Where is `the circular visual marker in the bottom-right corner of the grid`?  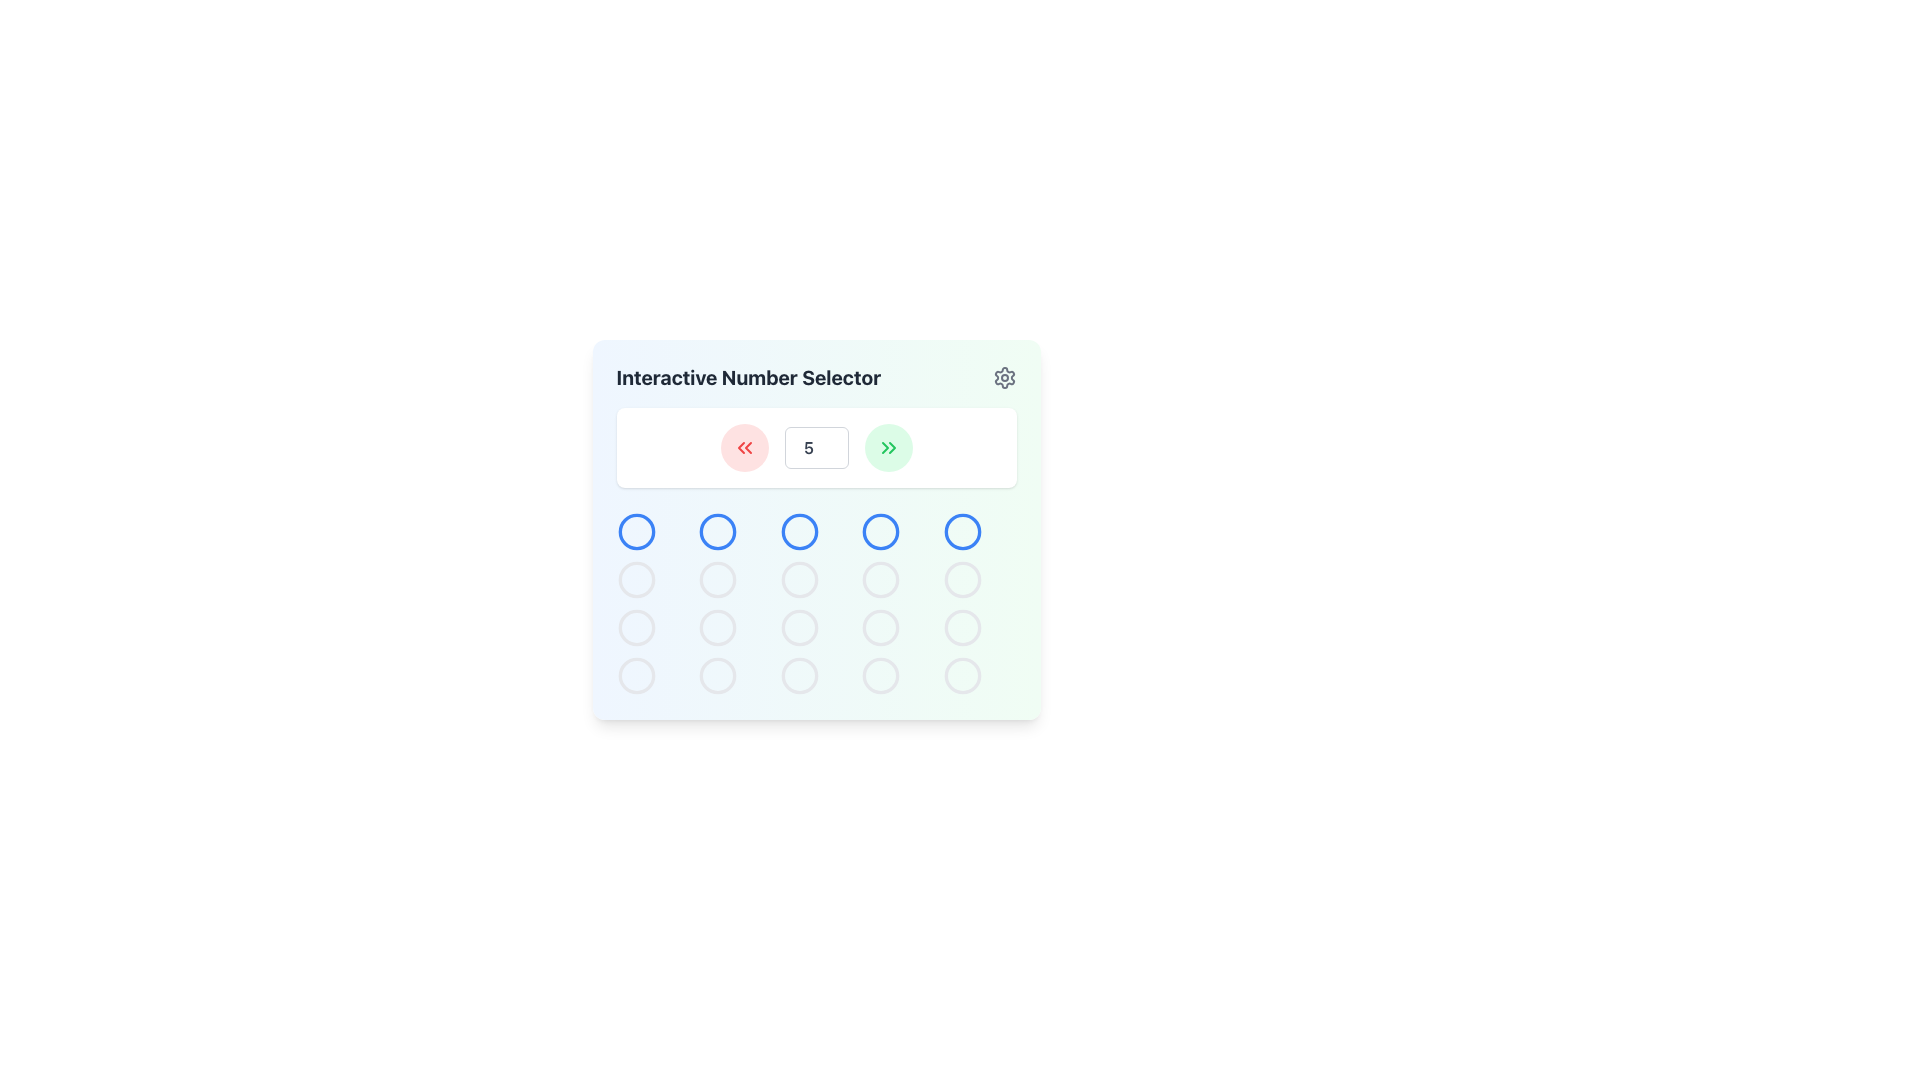 the circular visual marker in the bottom-right corner of the grid is located at coordinates (962, 579).